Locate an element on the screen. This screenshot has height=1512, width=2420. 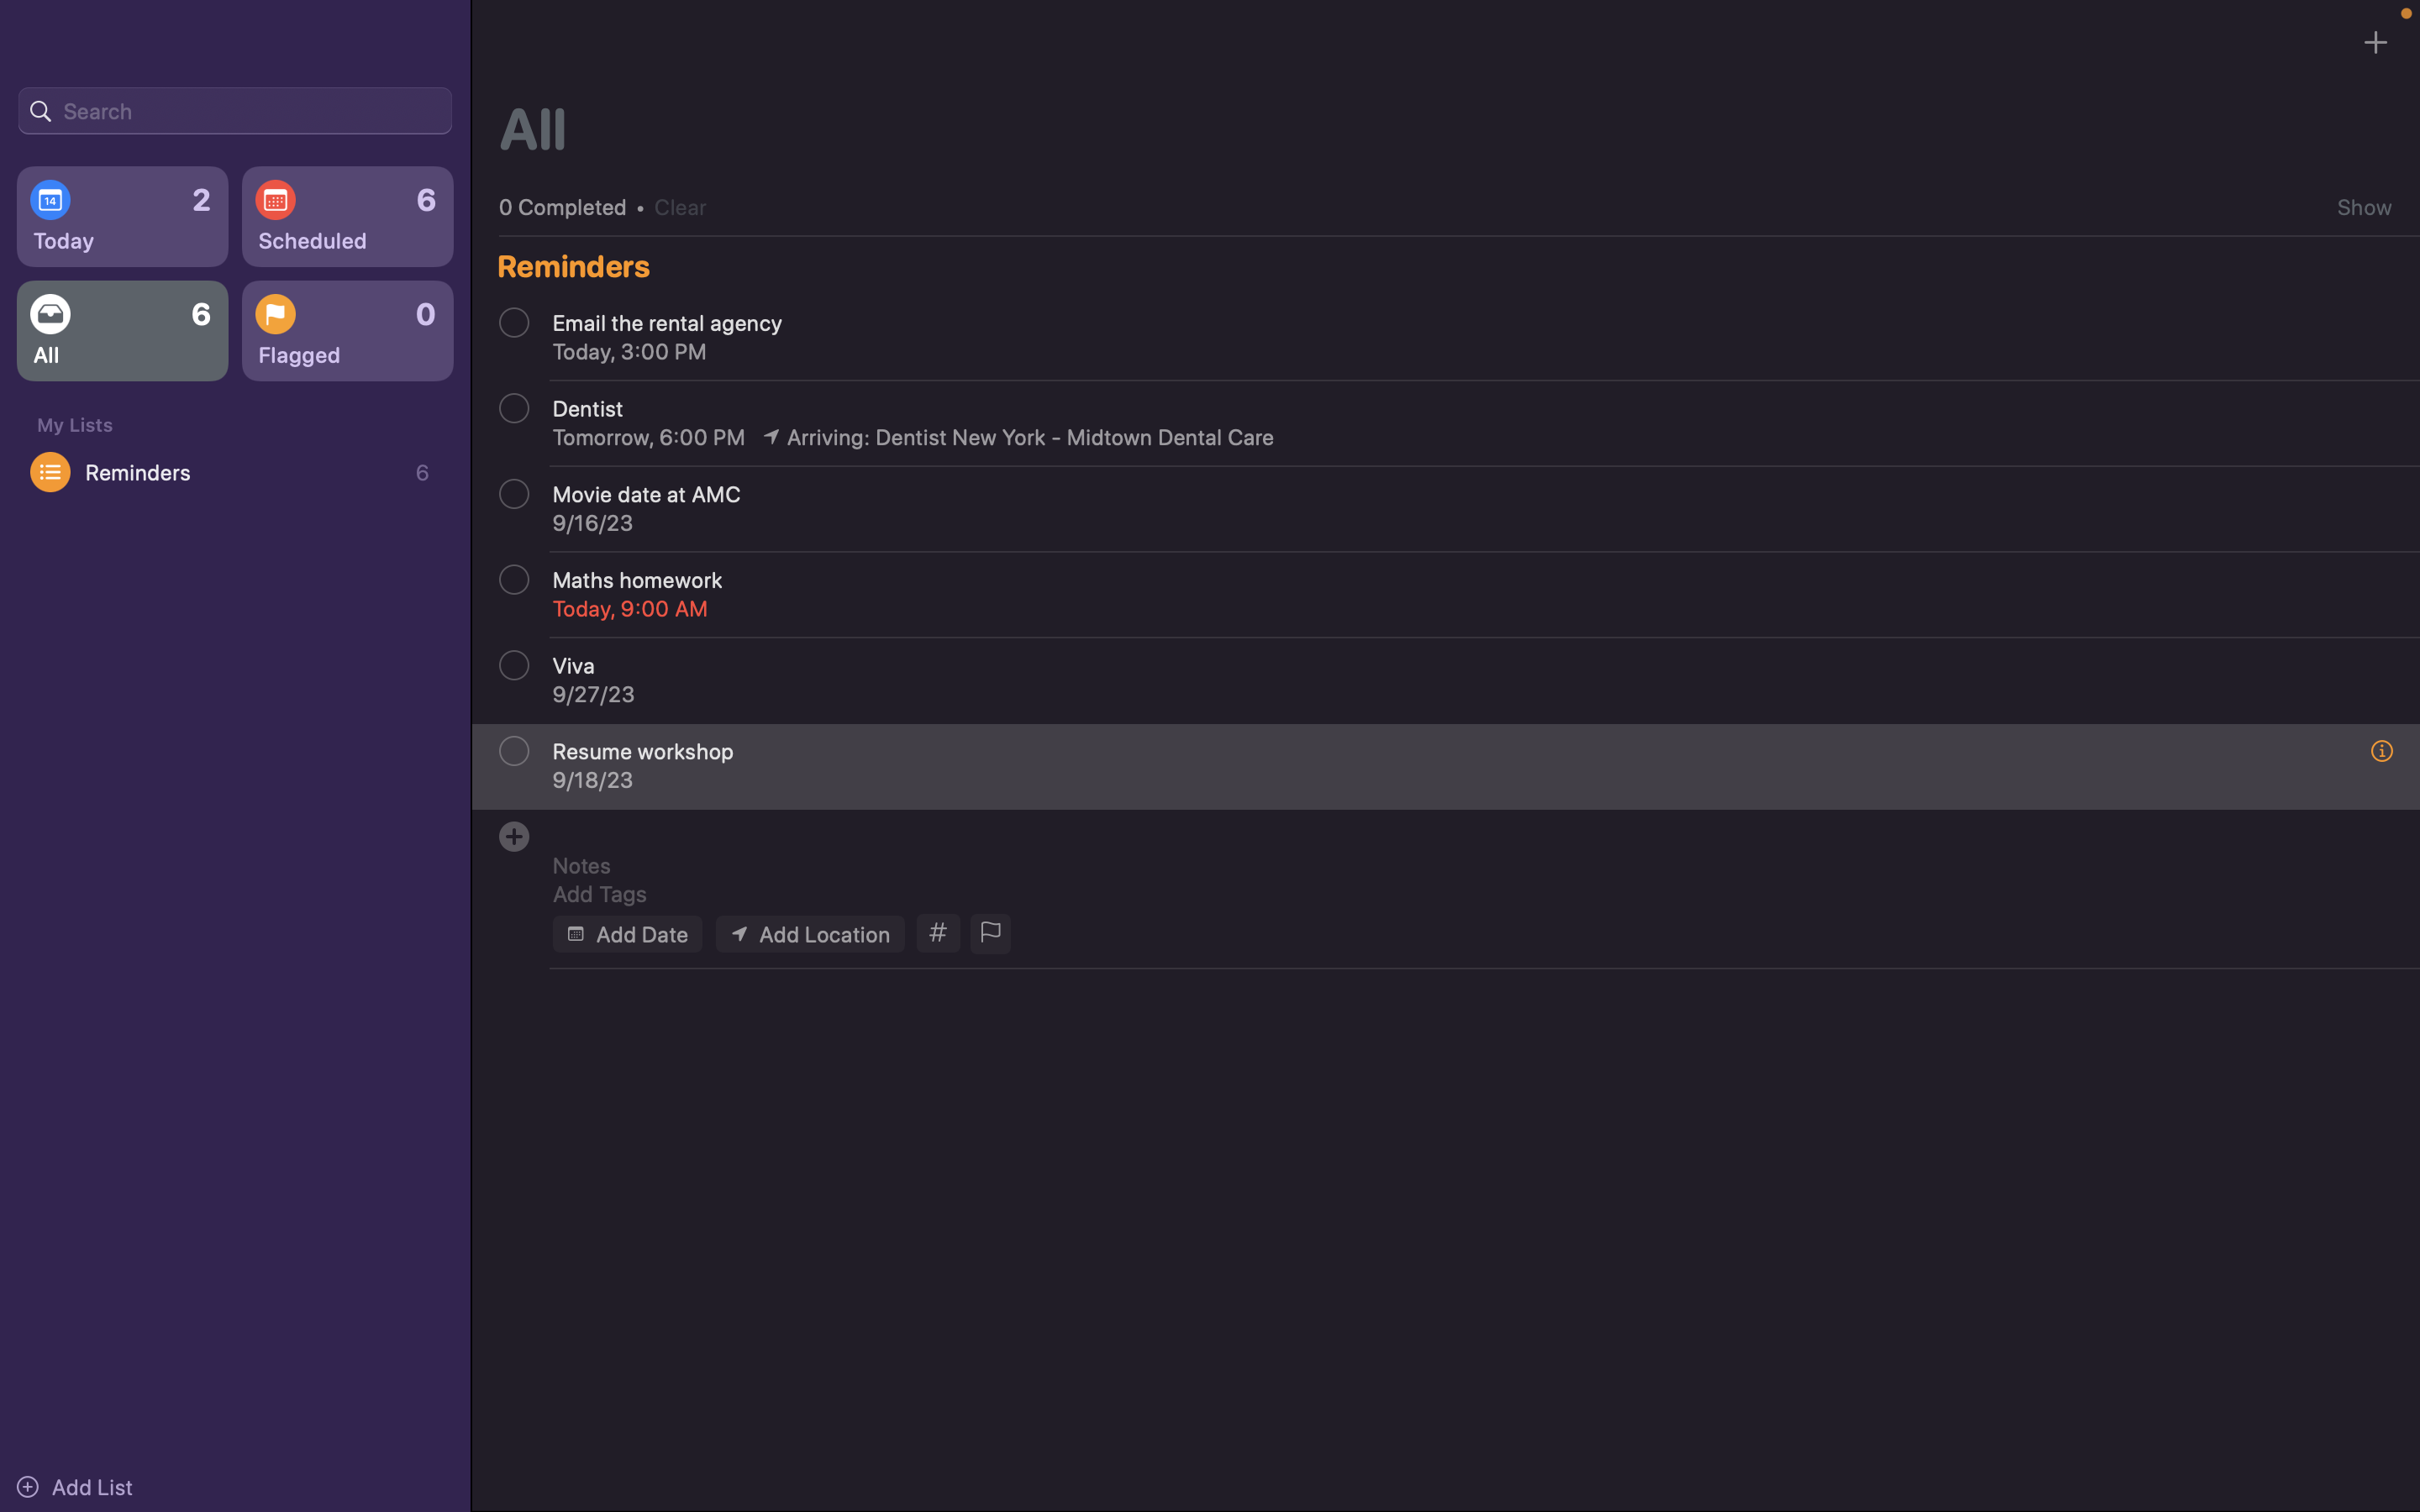
Mark this upcoming event as important is located at coordinates (988, 934).